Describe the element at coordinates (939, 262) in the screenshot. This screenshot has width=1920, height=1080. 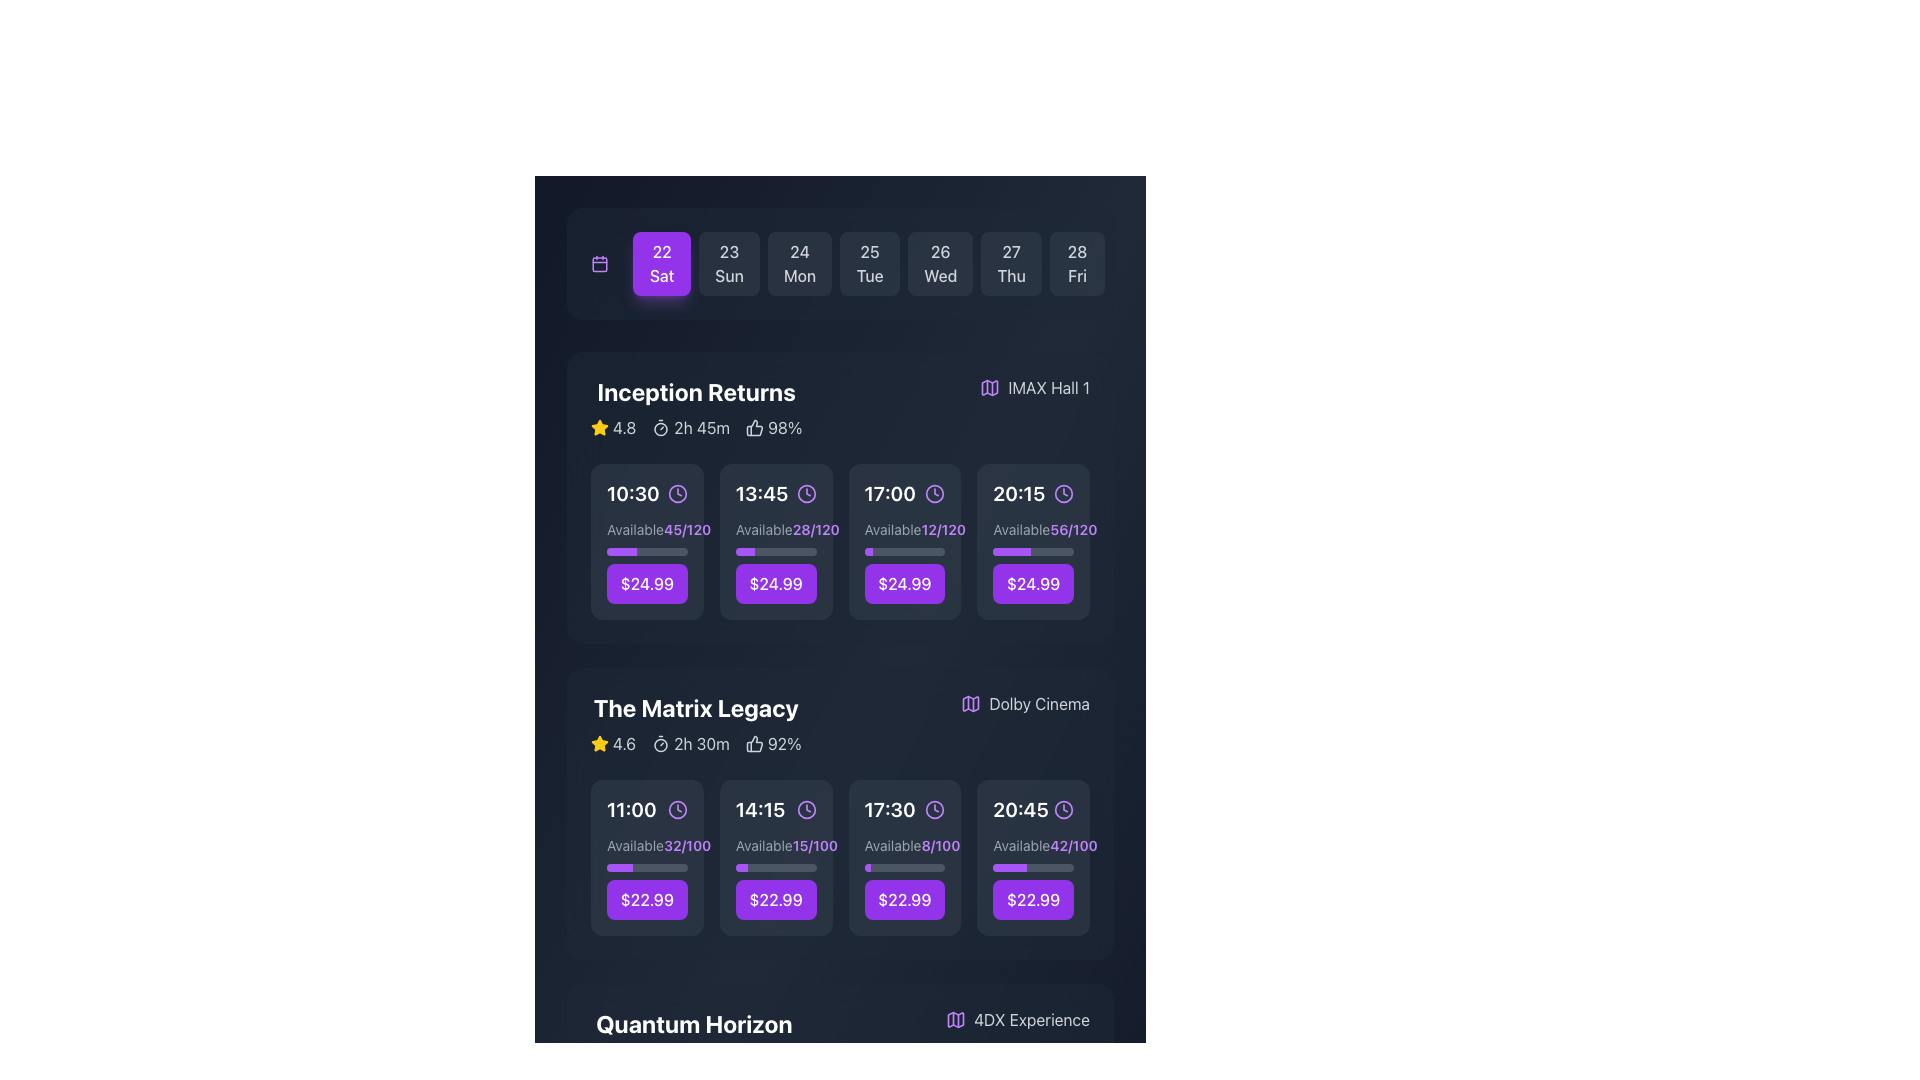
I see `the date selection button displaying '26 Wed'` at that location.